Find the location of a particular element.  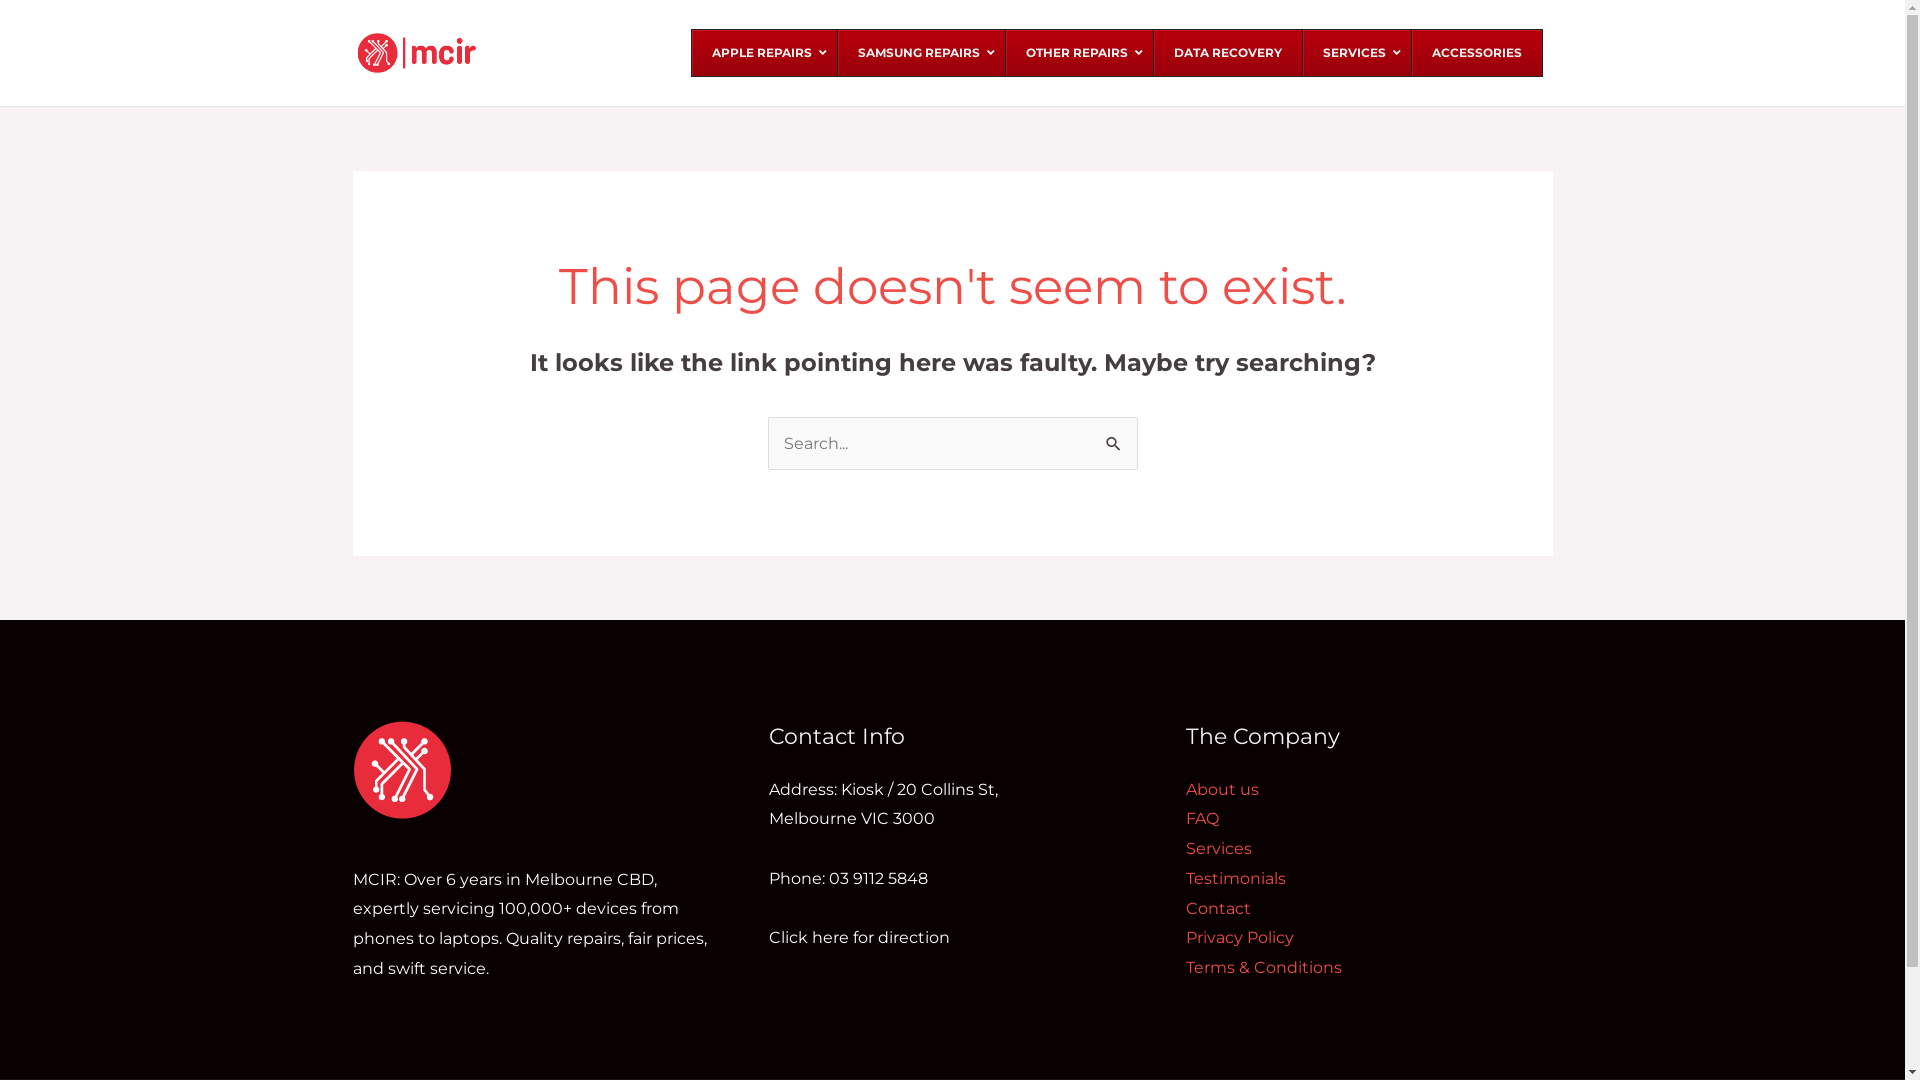

'About us' is located at coordinates (1221, 788).